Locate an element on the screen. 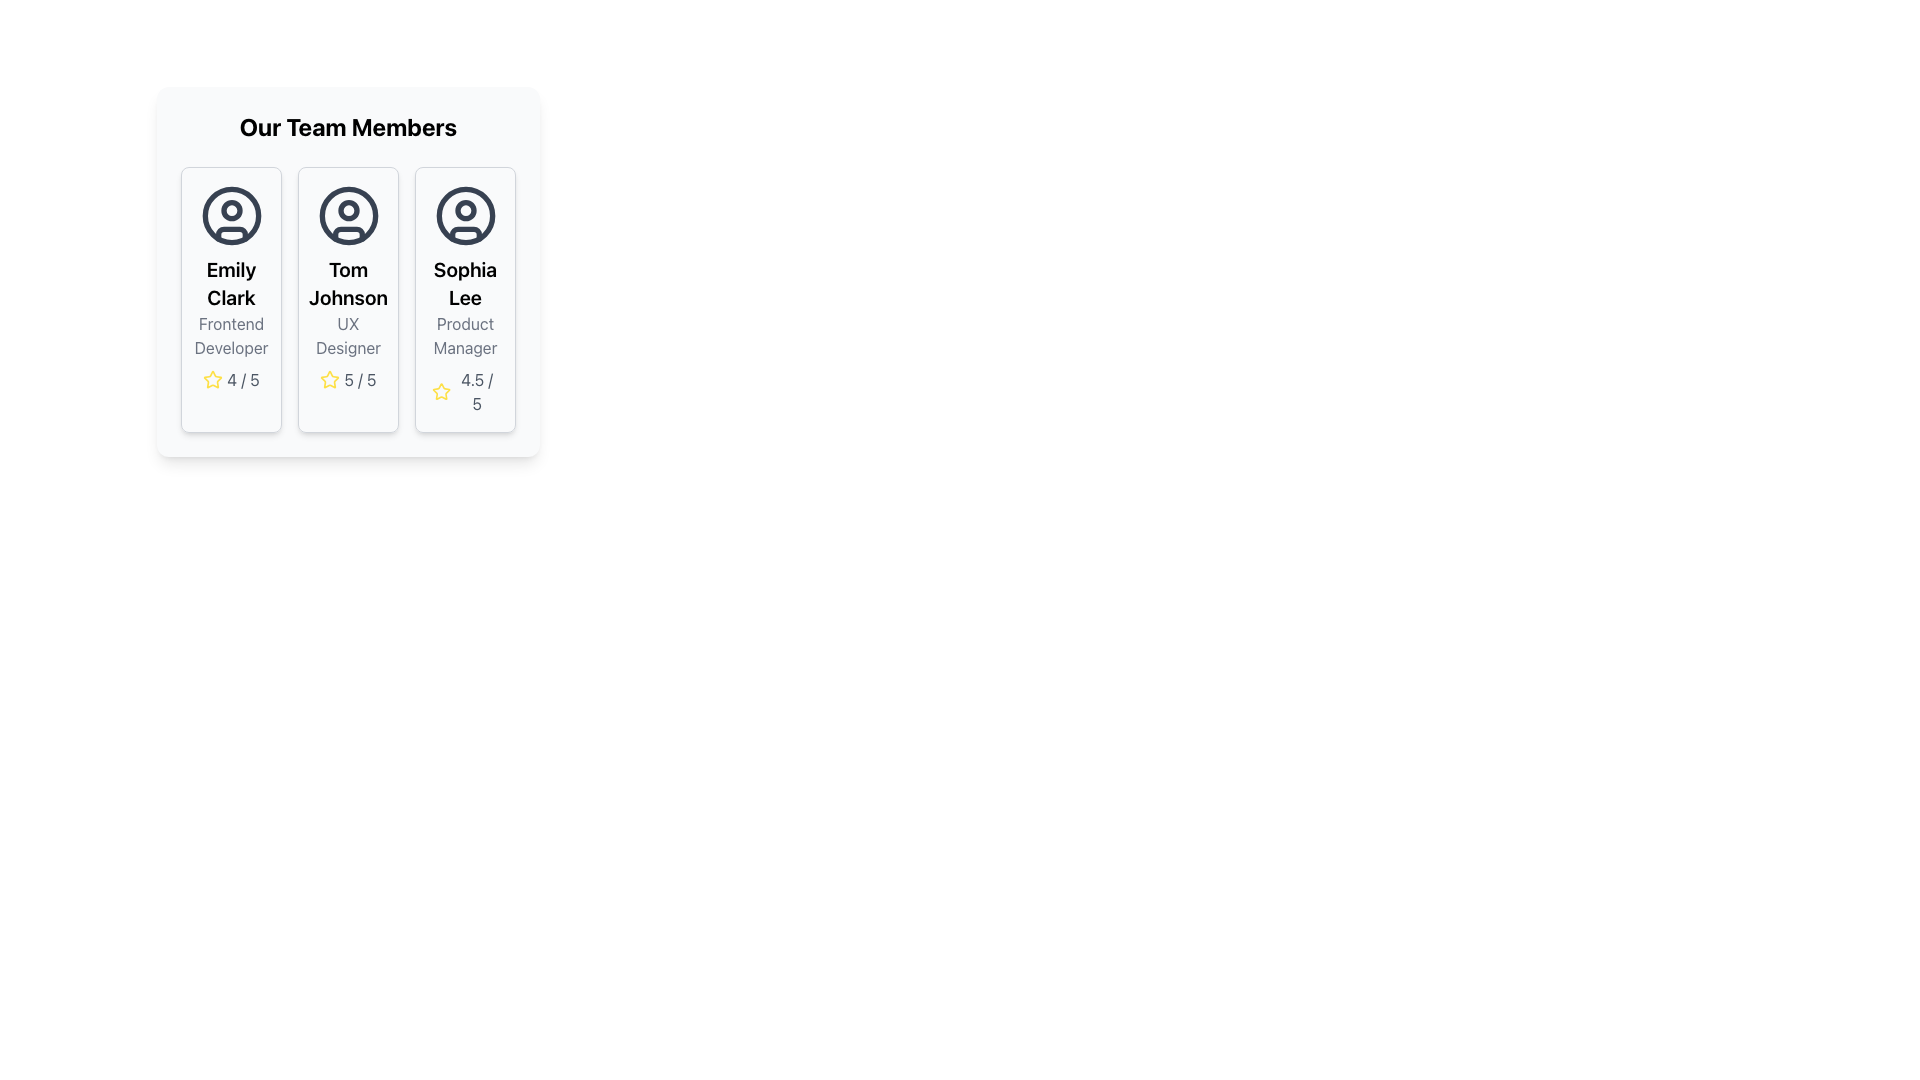 This screenshot has width=1920, height=1080. the third star icon in the 'Our Team Members' section, which is used for rating Tom Johnson, characterized by its hollow interior and yellow highlighted edges is located at coordinates (330, 379).